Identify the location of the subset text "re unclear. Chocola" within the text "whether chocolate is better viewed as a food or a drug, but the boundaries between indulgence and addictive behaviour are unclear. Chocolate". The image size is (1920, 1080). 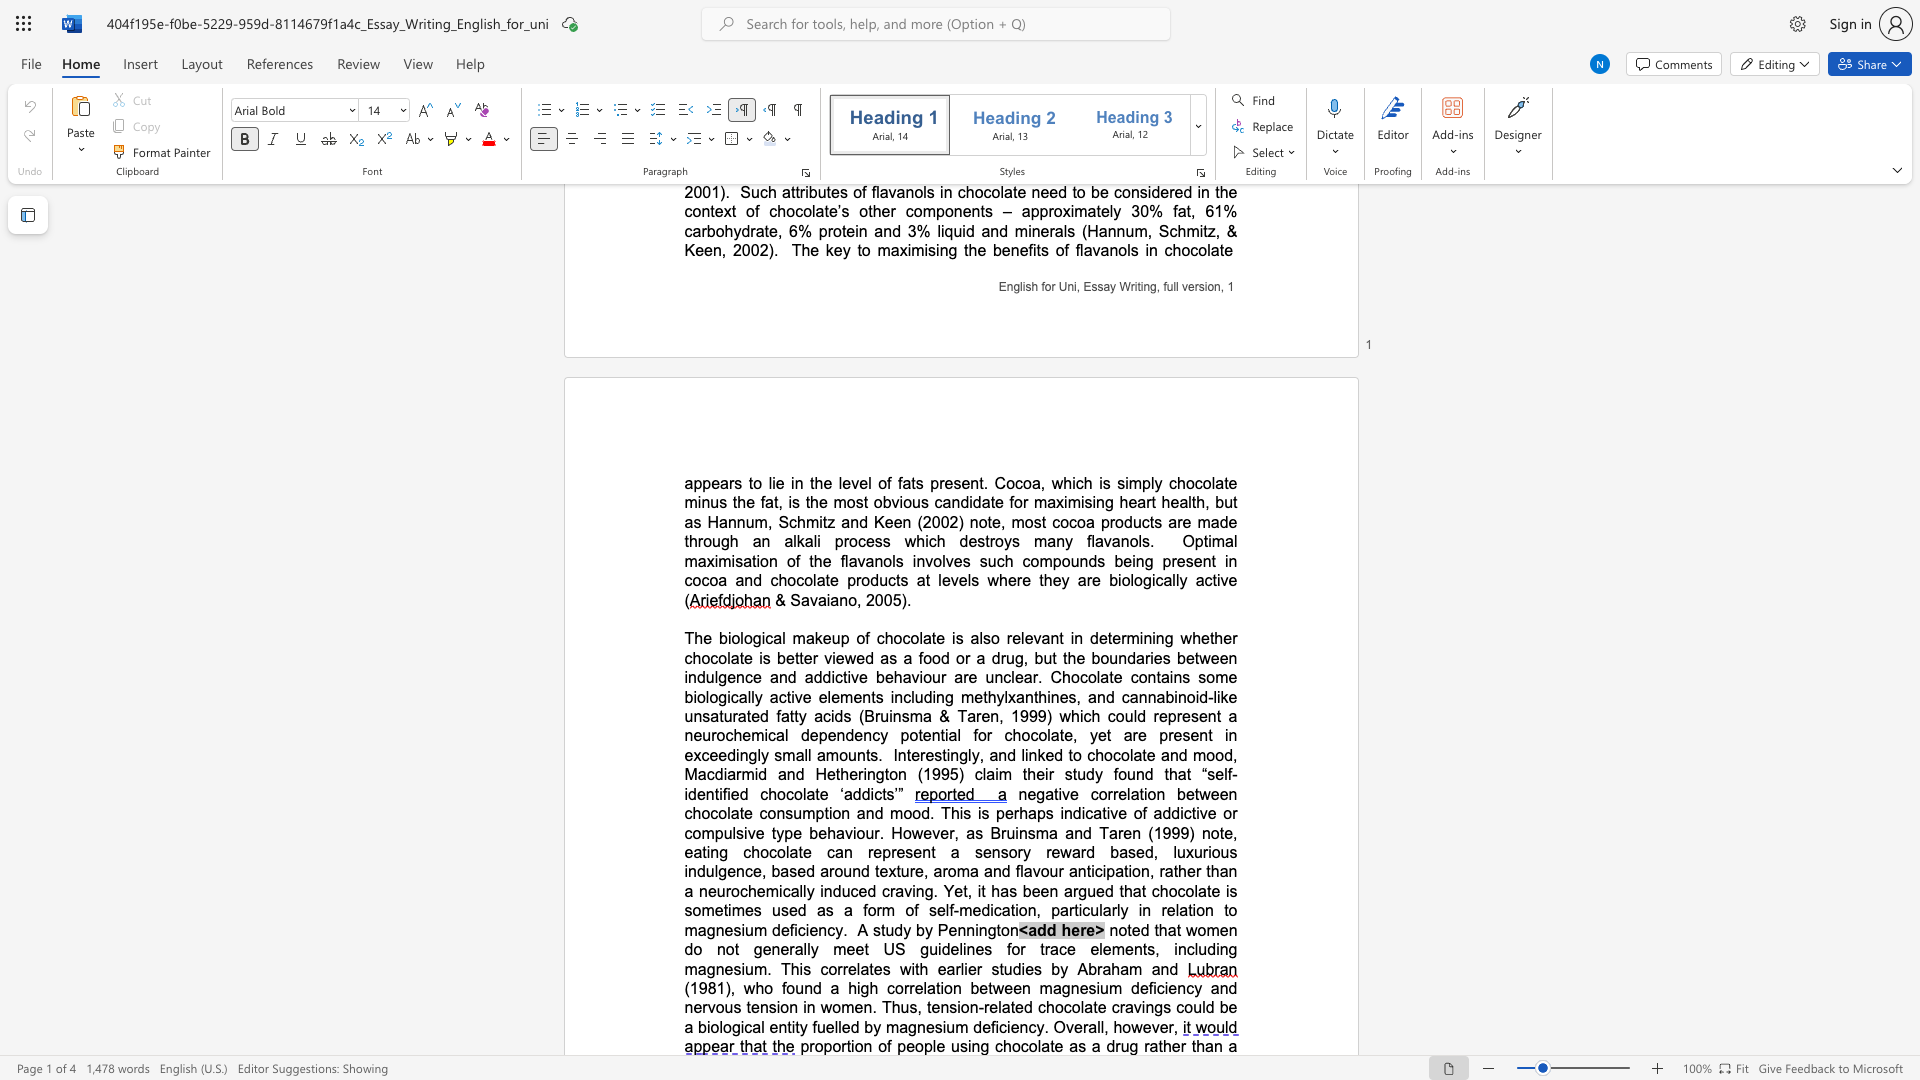
(963, 676).